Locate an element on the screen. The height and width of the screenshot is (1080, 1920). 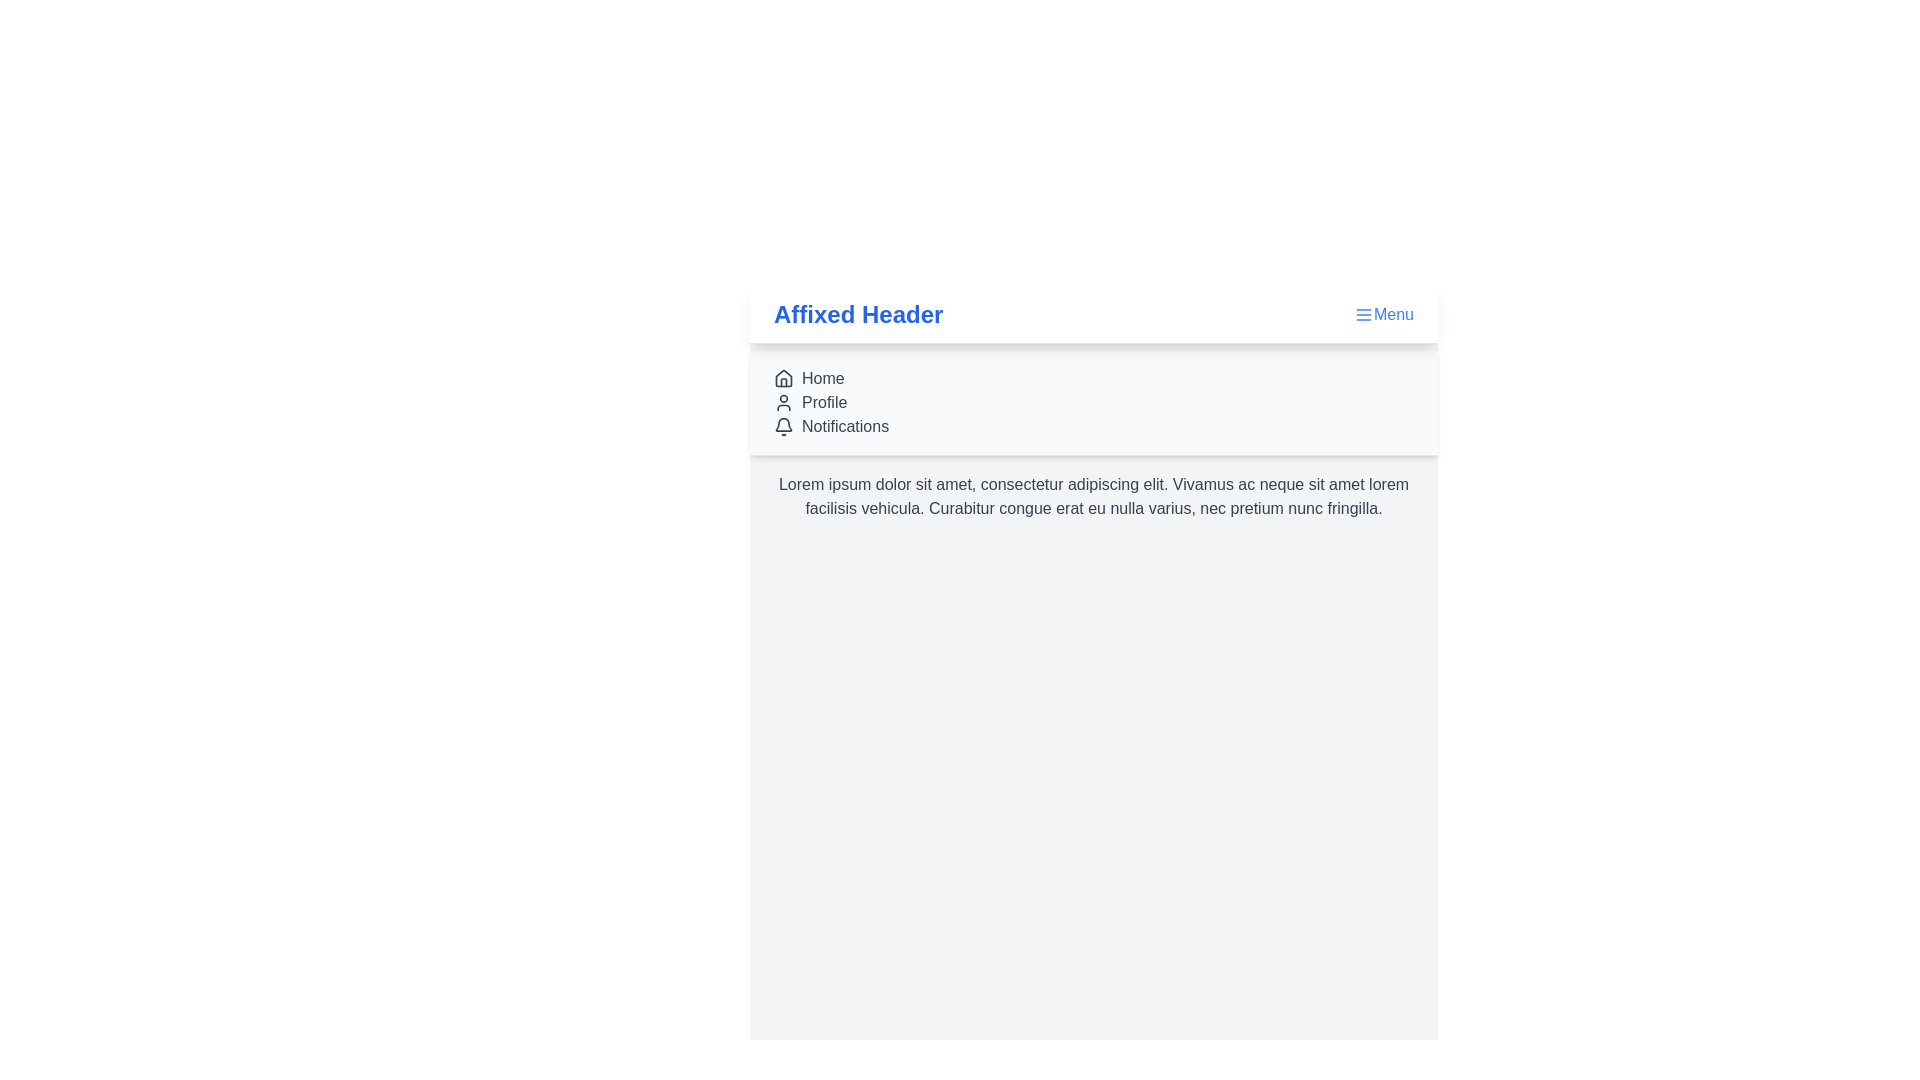
the icon located at the far right of the header section, next to the 'Menu' text label is located at coordinates (1362, 315).